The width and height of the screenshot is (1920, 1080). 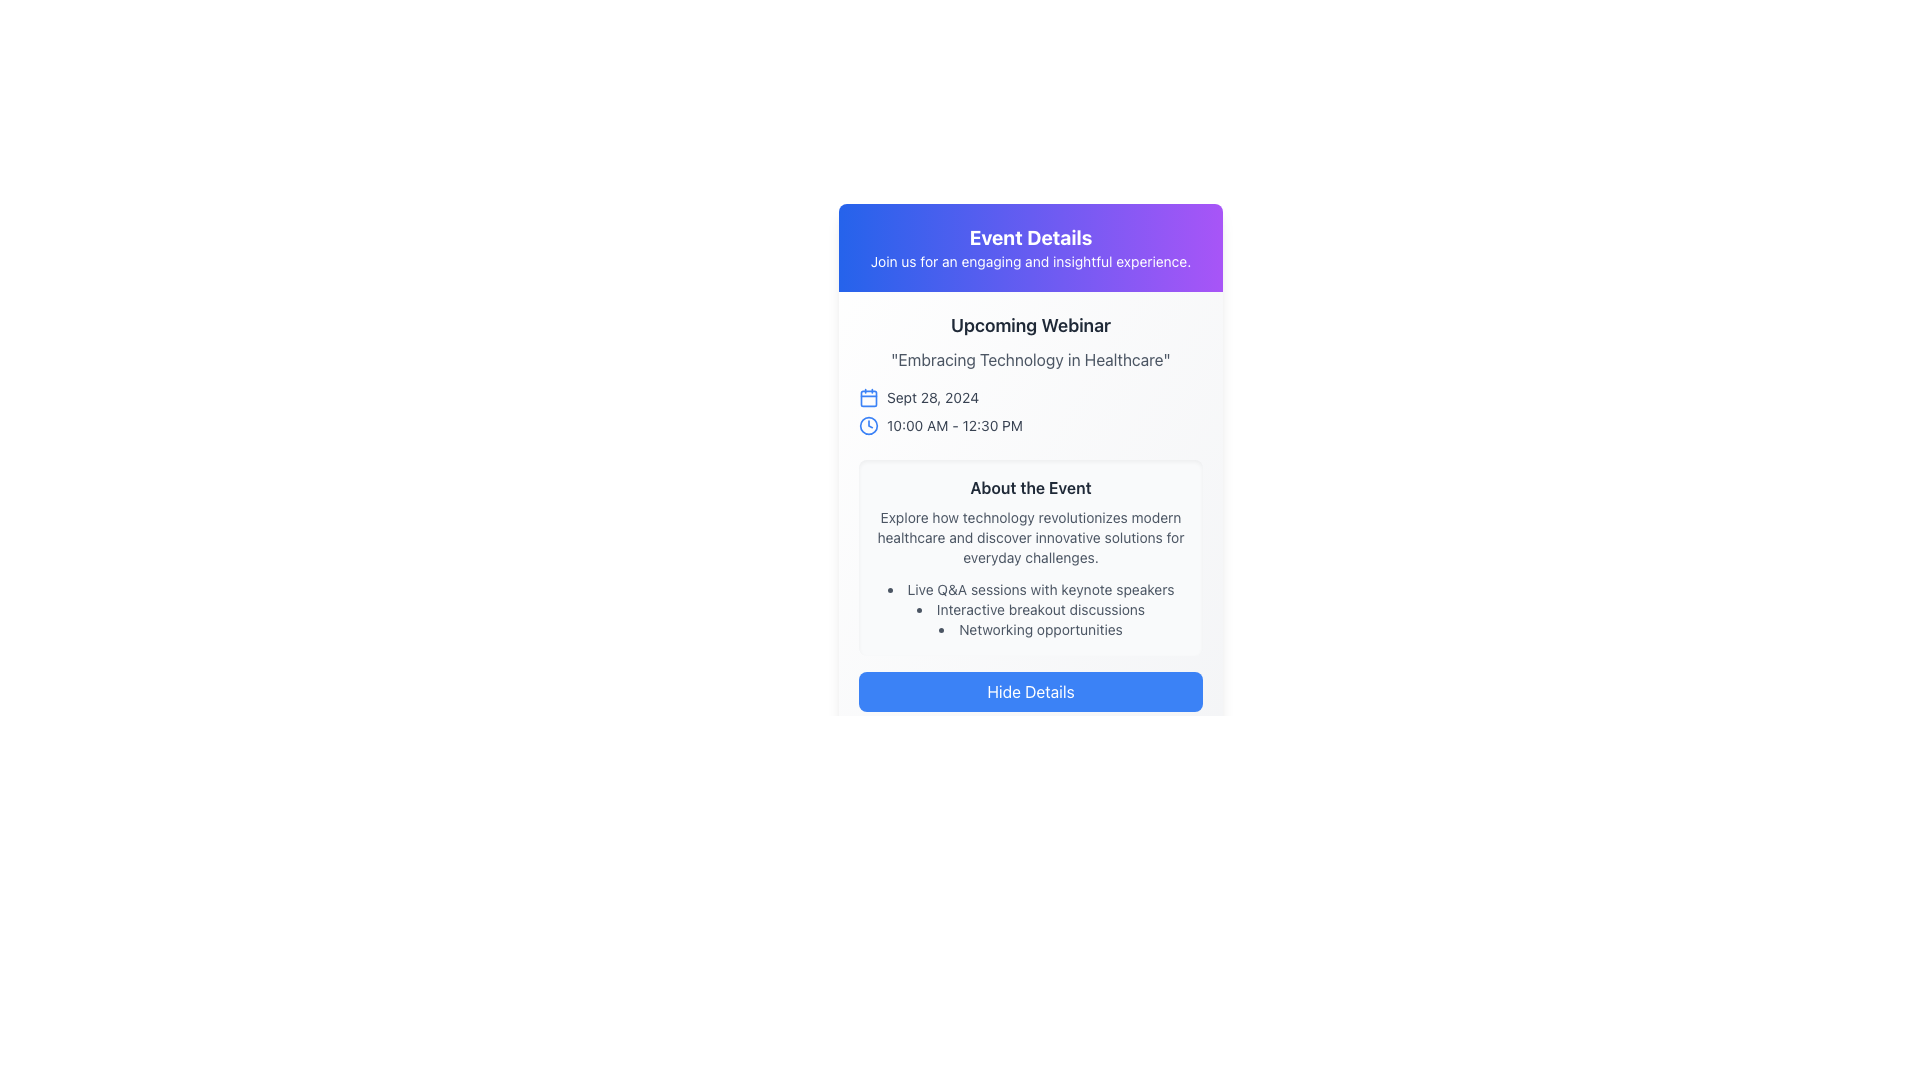 I want to click on the first list item in the 'About the Event' section that contains the text 'Live Q&A sessions with keynote speakers', so click(x=1031, y=589).